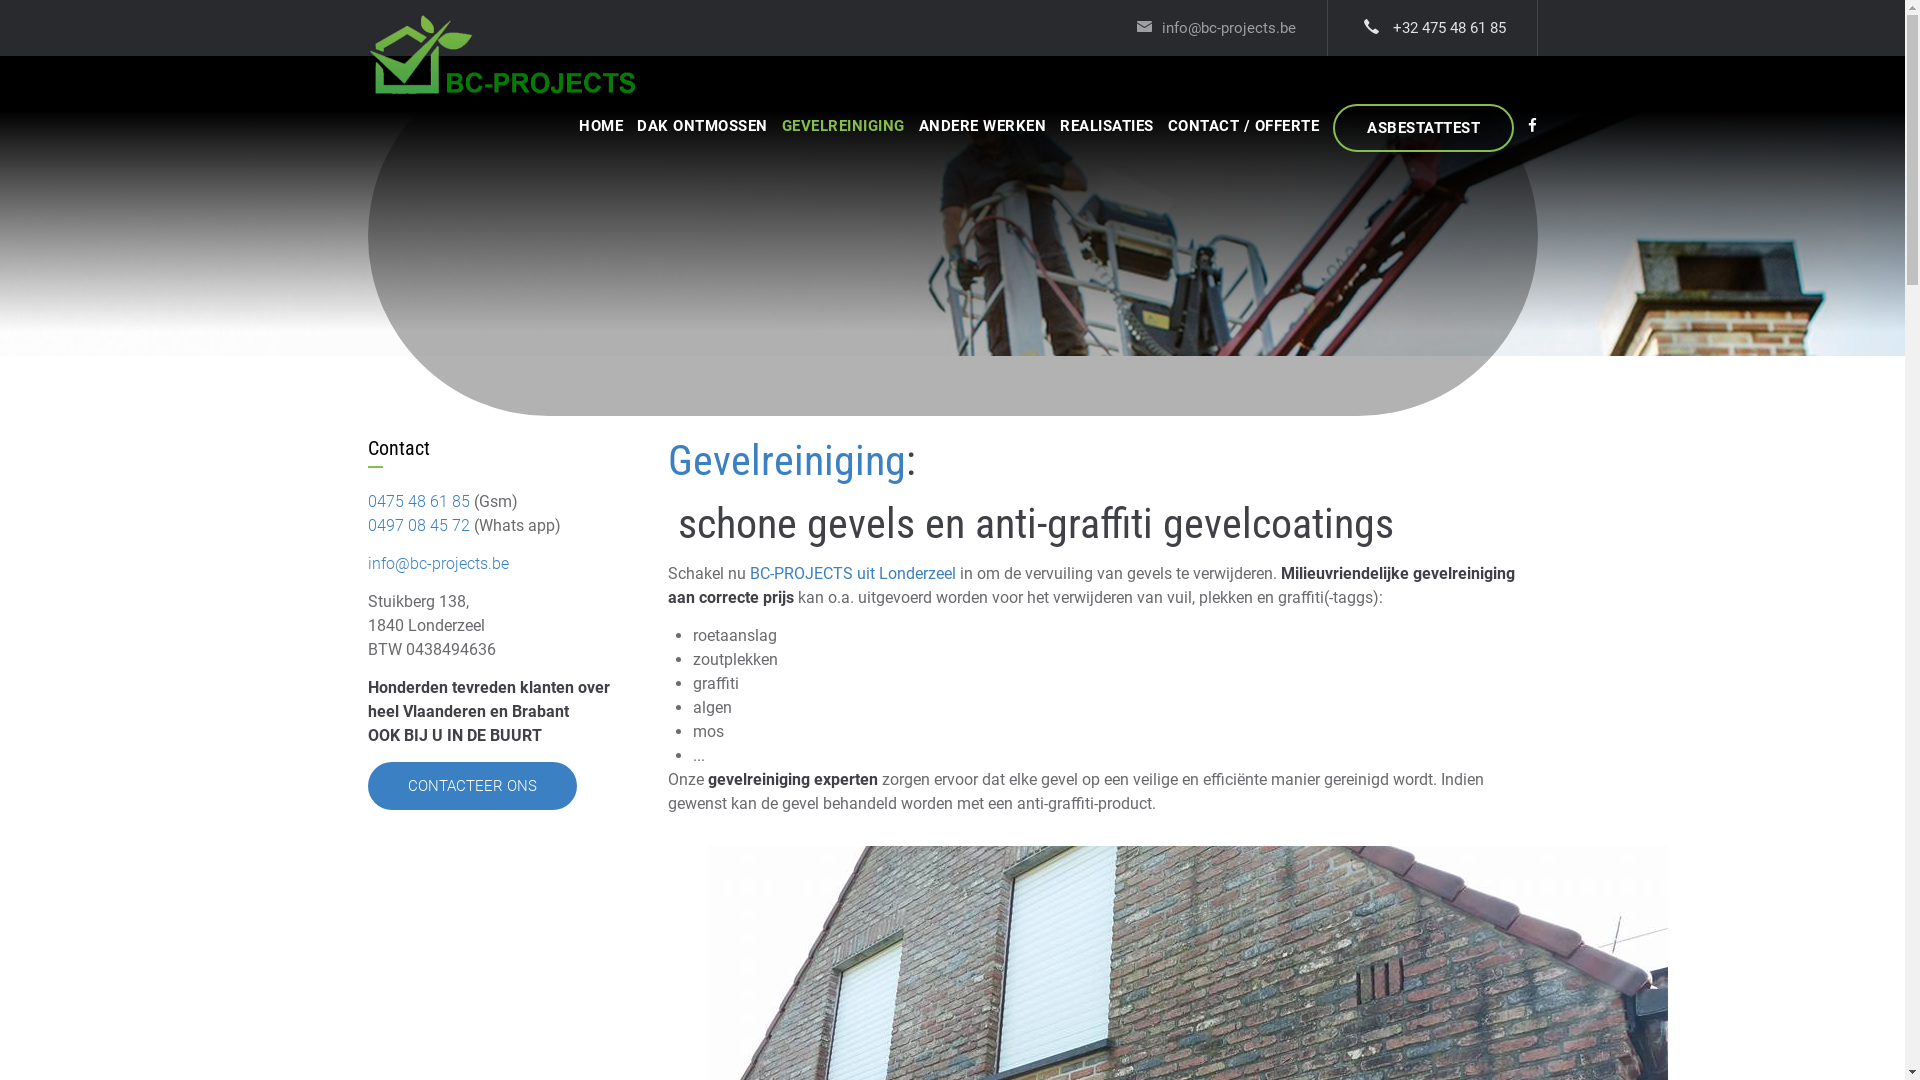  What do you see at coordinates (982, 127) in the screenshot?
I see `'ANDERE WERKEN'` at bounding box center [982, 127].